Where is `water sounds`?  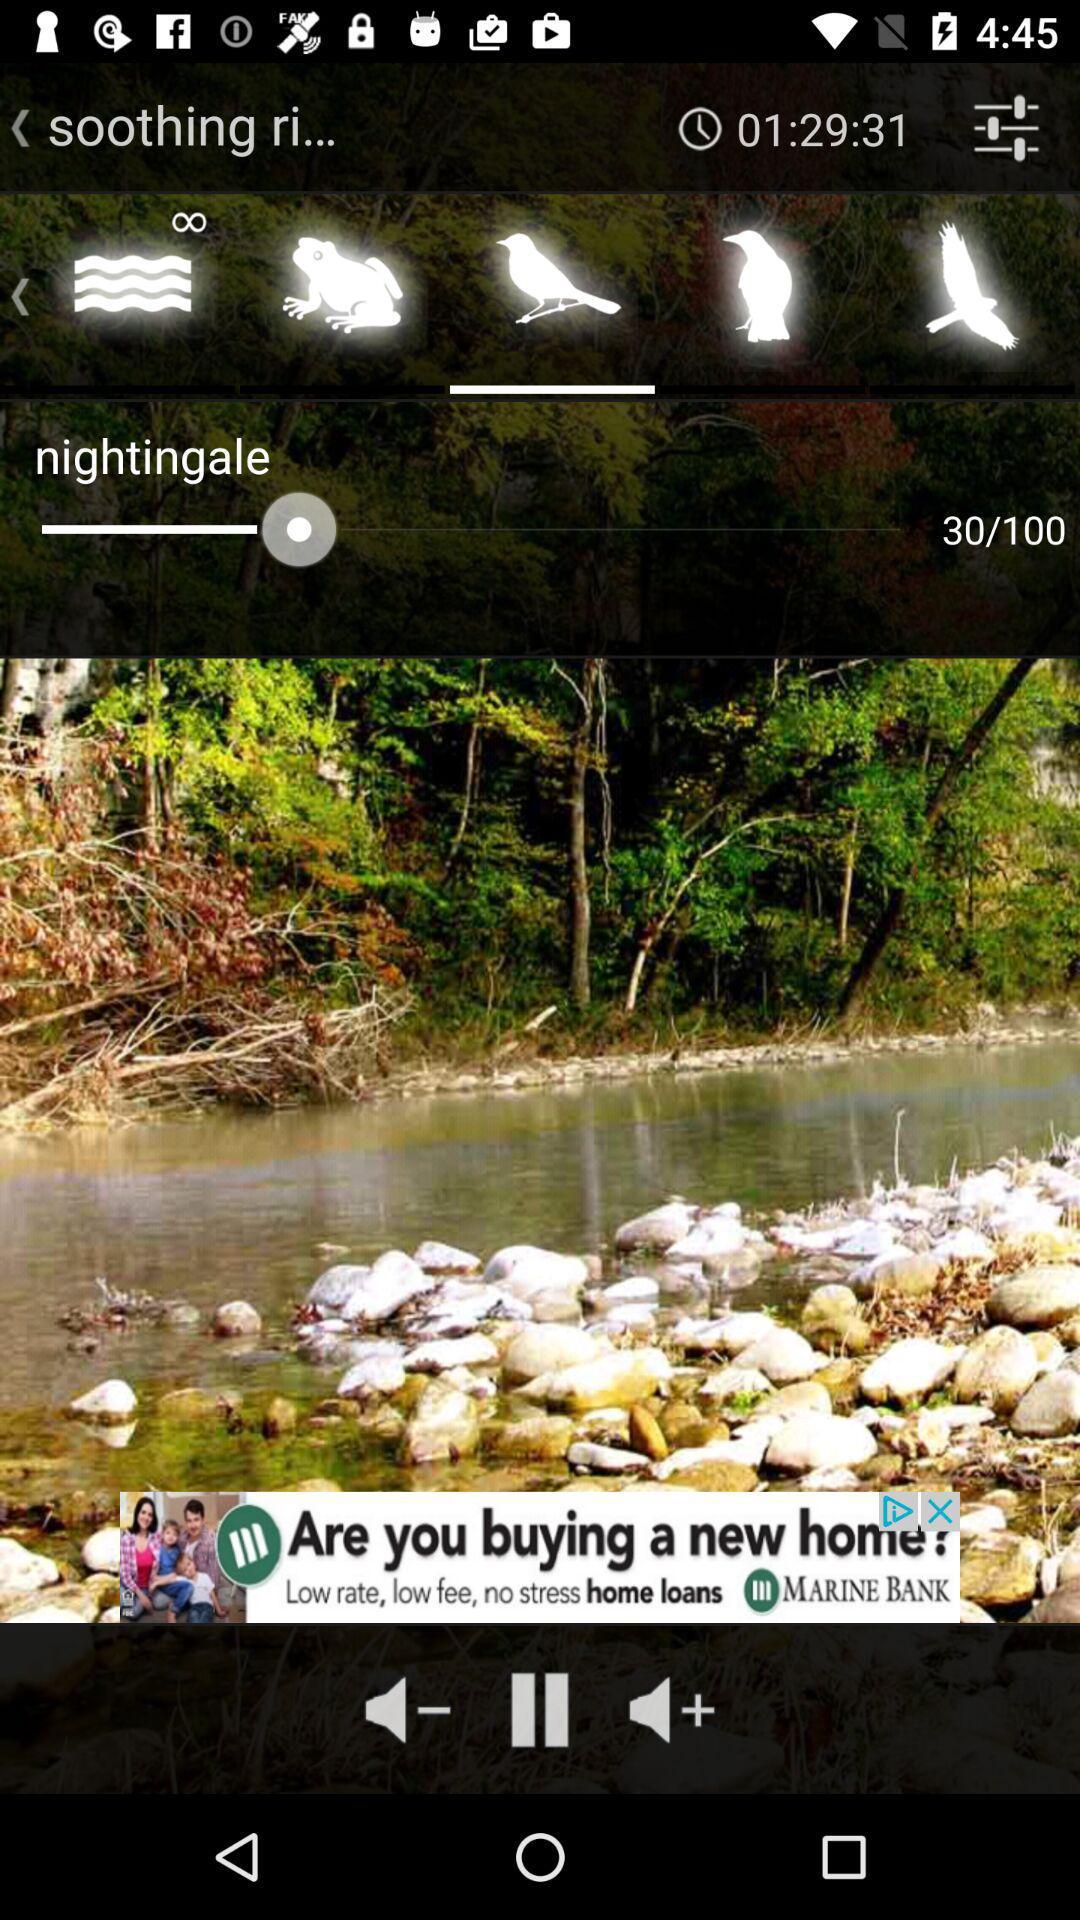
water sounds is located at coordinates (132, 291).